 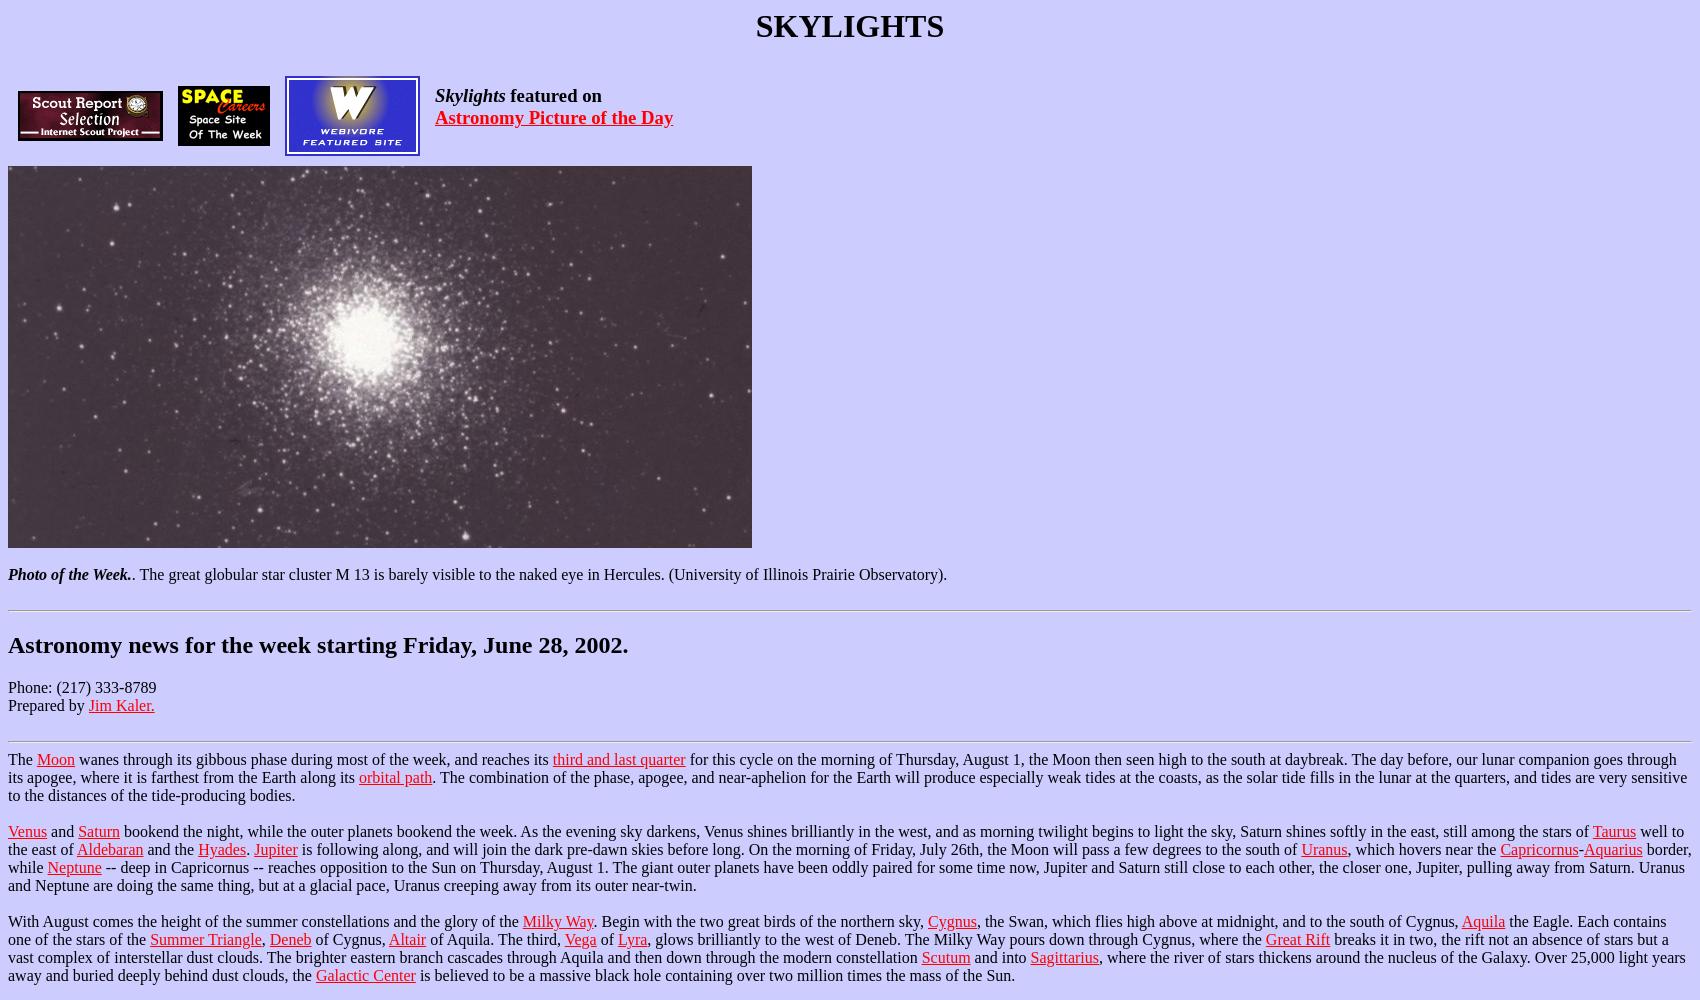 I want to click on 'Aldebaran', so click(x=108, y=848).